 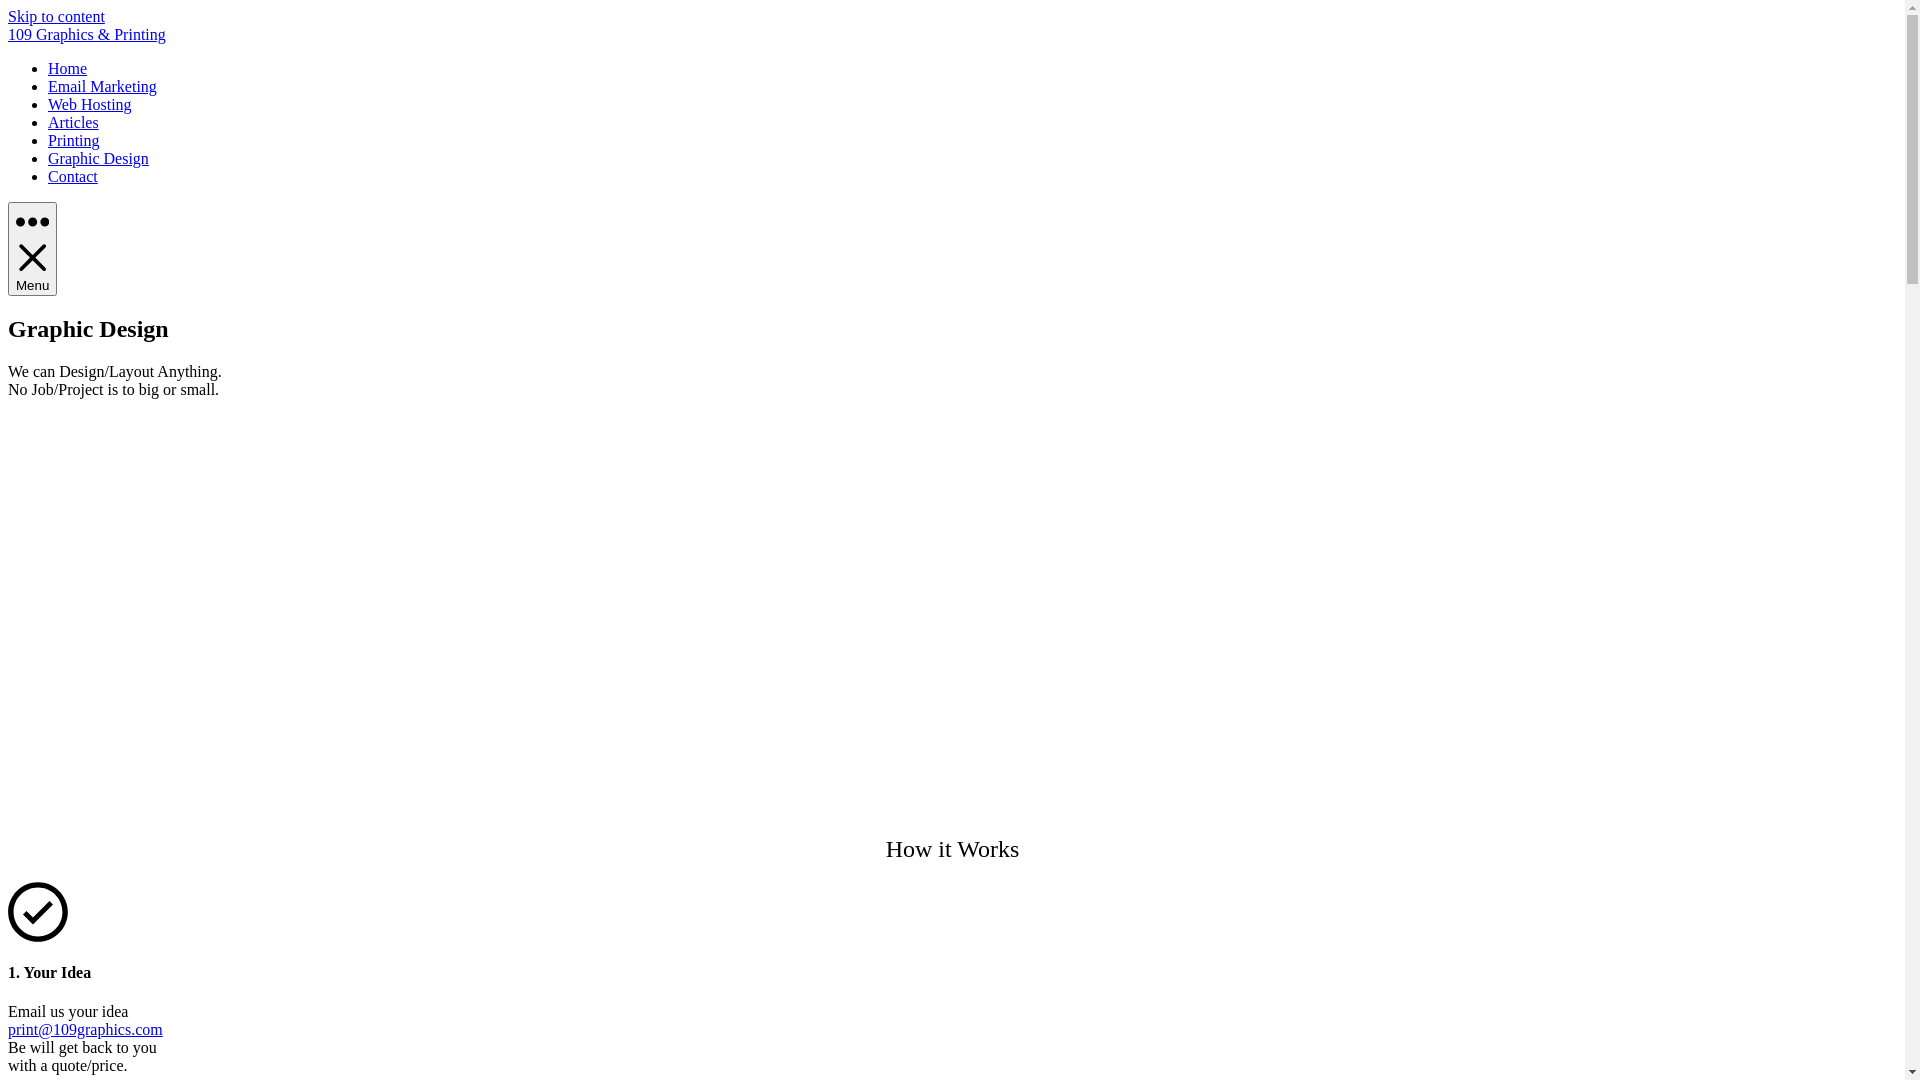 What do you see at coordinates (85, 34) in the screenshot?
I see `'109 Graphics & Printing'` at bounding box center [85, 34].